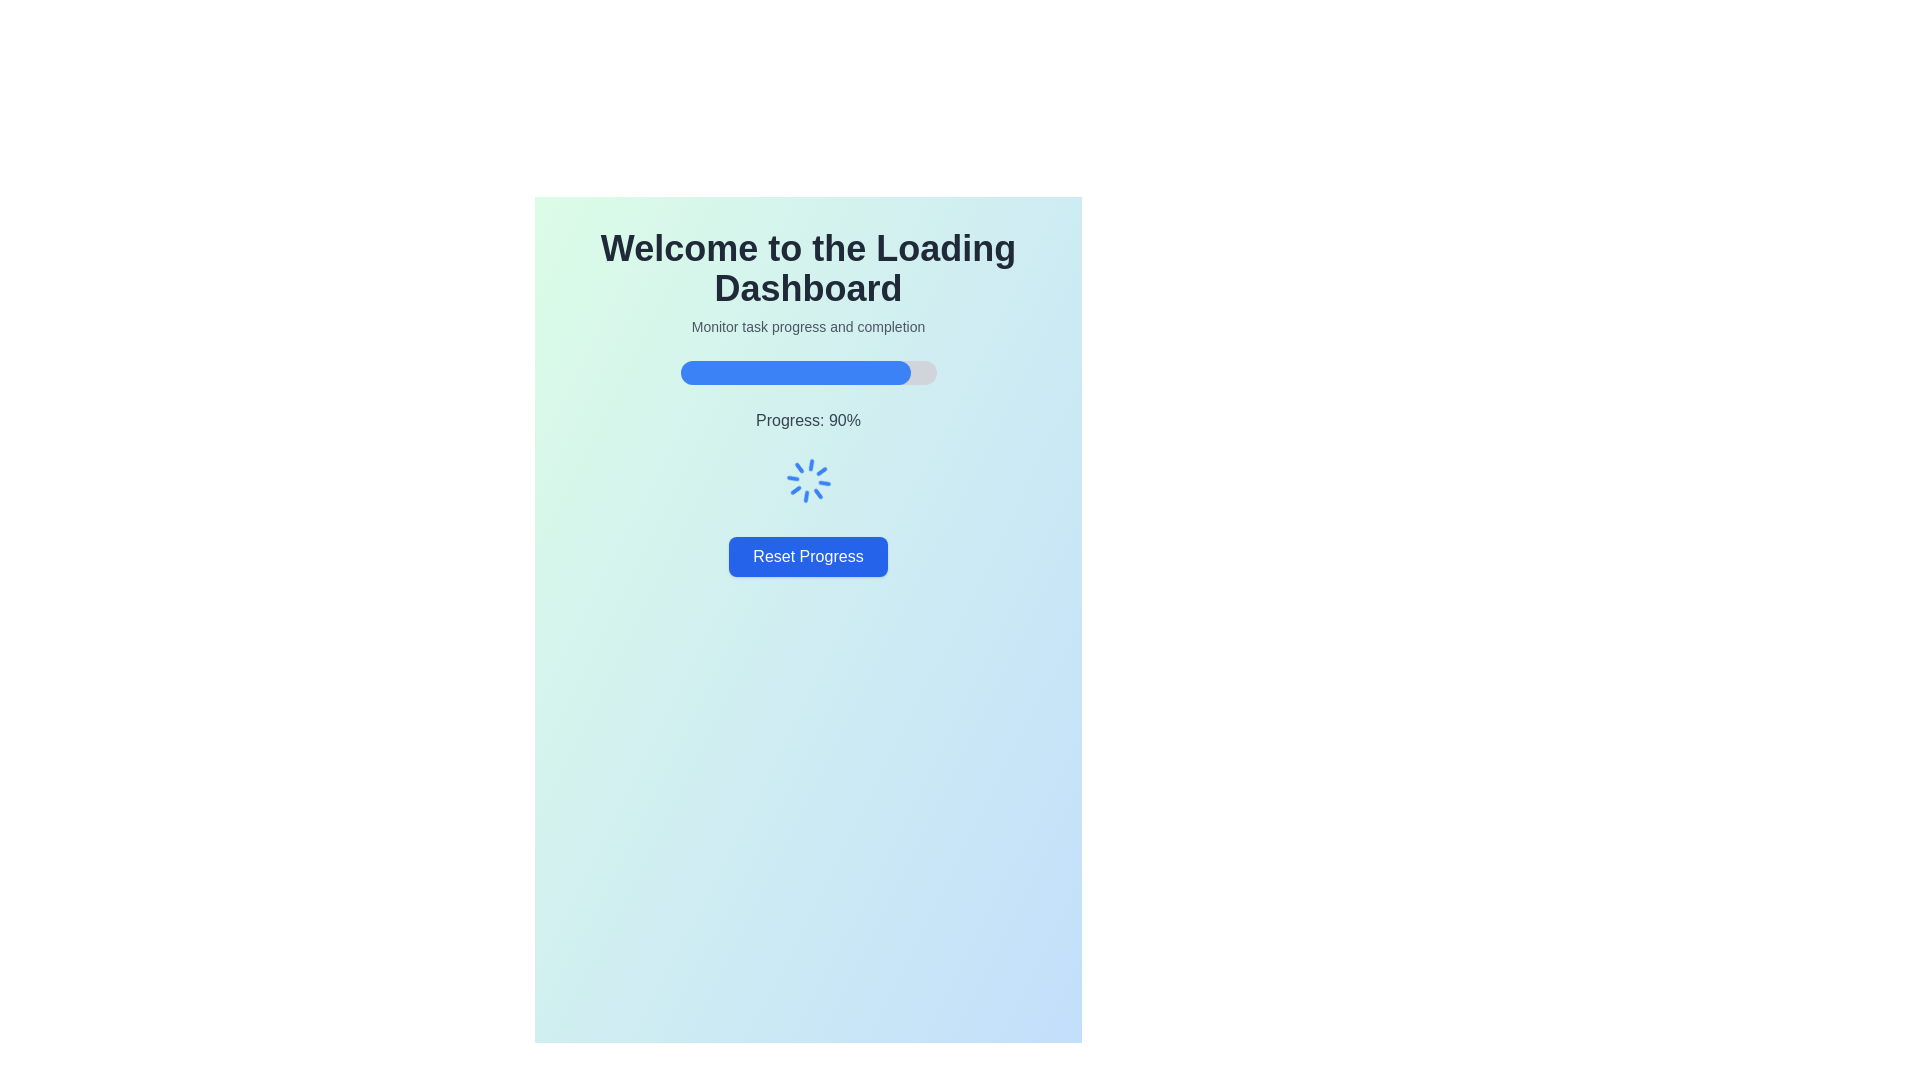 The image size is (1920, 1080). What do you see at coordinates (808, 282) in the screenshot?
I see `text from the Text block located centrally at the top section of the dashboard interface, which serves as the title and brief description` at bounding box center [808, 282].